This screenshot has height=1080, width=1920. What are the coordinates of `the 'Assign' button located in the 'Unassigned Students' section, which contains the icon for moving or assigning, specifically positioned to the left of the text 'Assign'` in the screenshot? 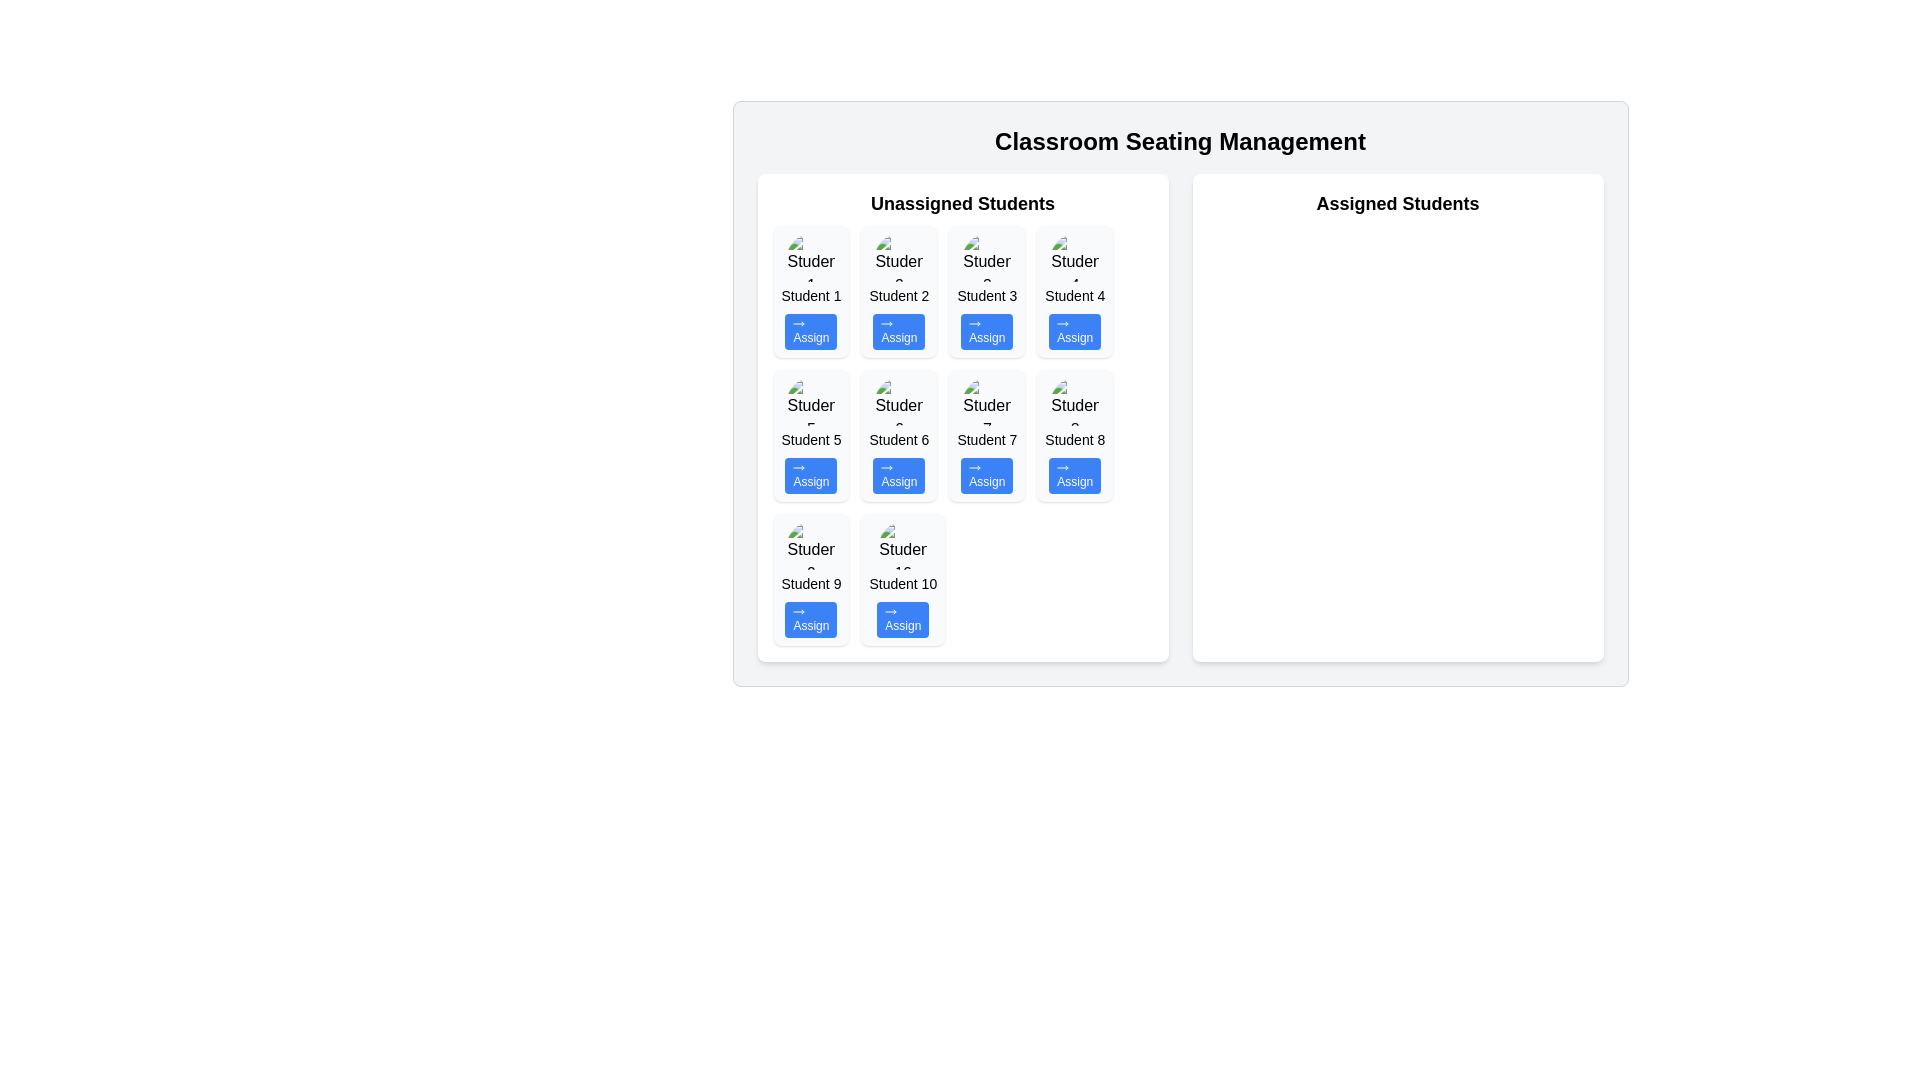 It's located at (798, 467).